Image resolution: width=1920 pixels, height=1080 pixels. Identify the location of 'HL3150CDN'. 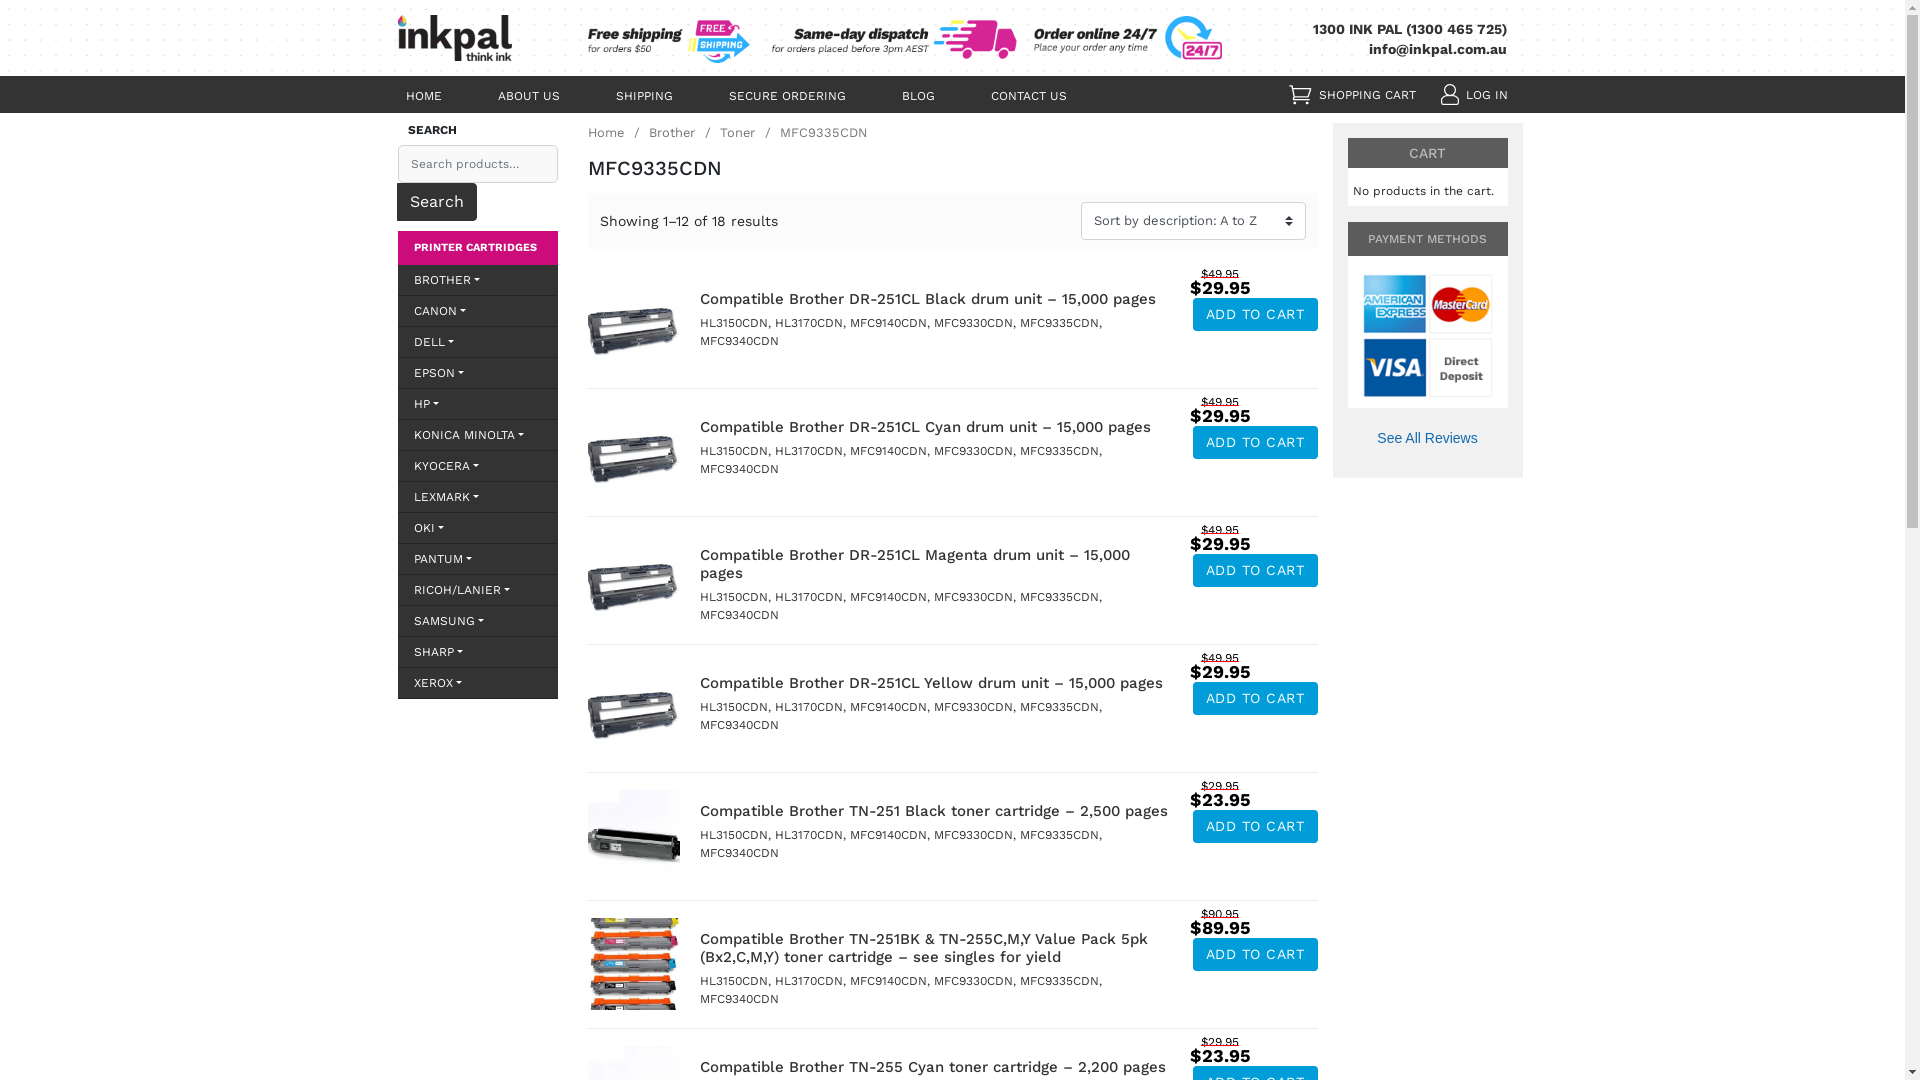
(733, 322).